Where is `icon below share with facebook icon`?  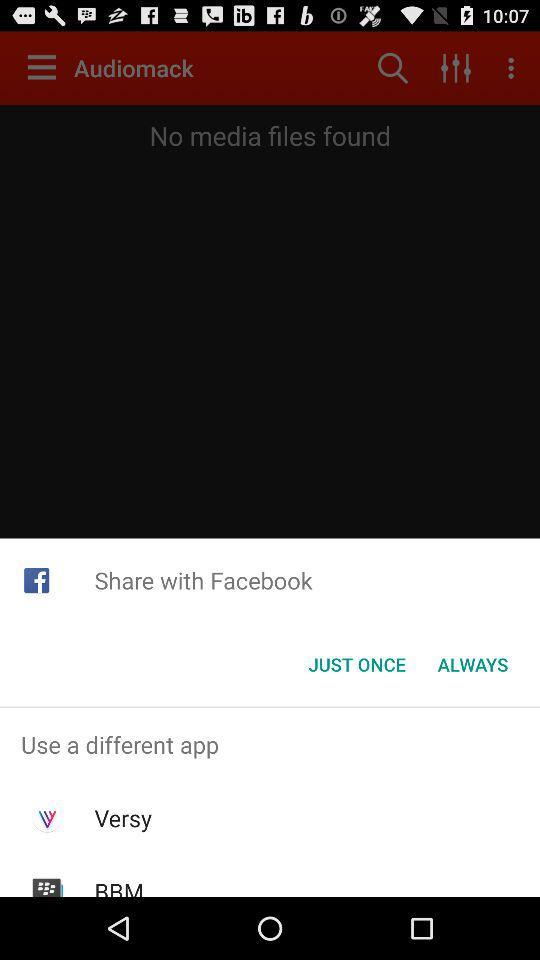 icon below share with facebook icon is located at coordinates (356, 664).